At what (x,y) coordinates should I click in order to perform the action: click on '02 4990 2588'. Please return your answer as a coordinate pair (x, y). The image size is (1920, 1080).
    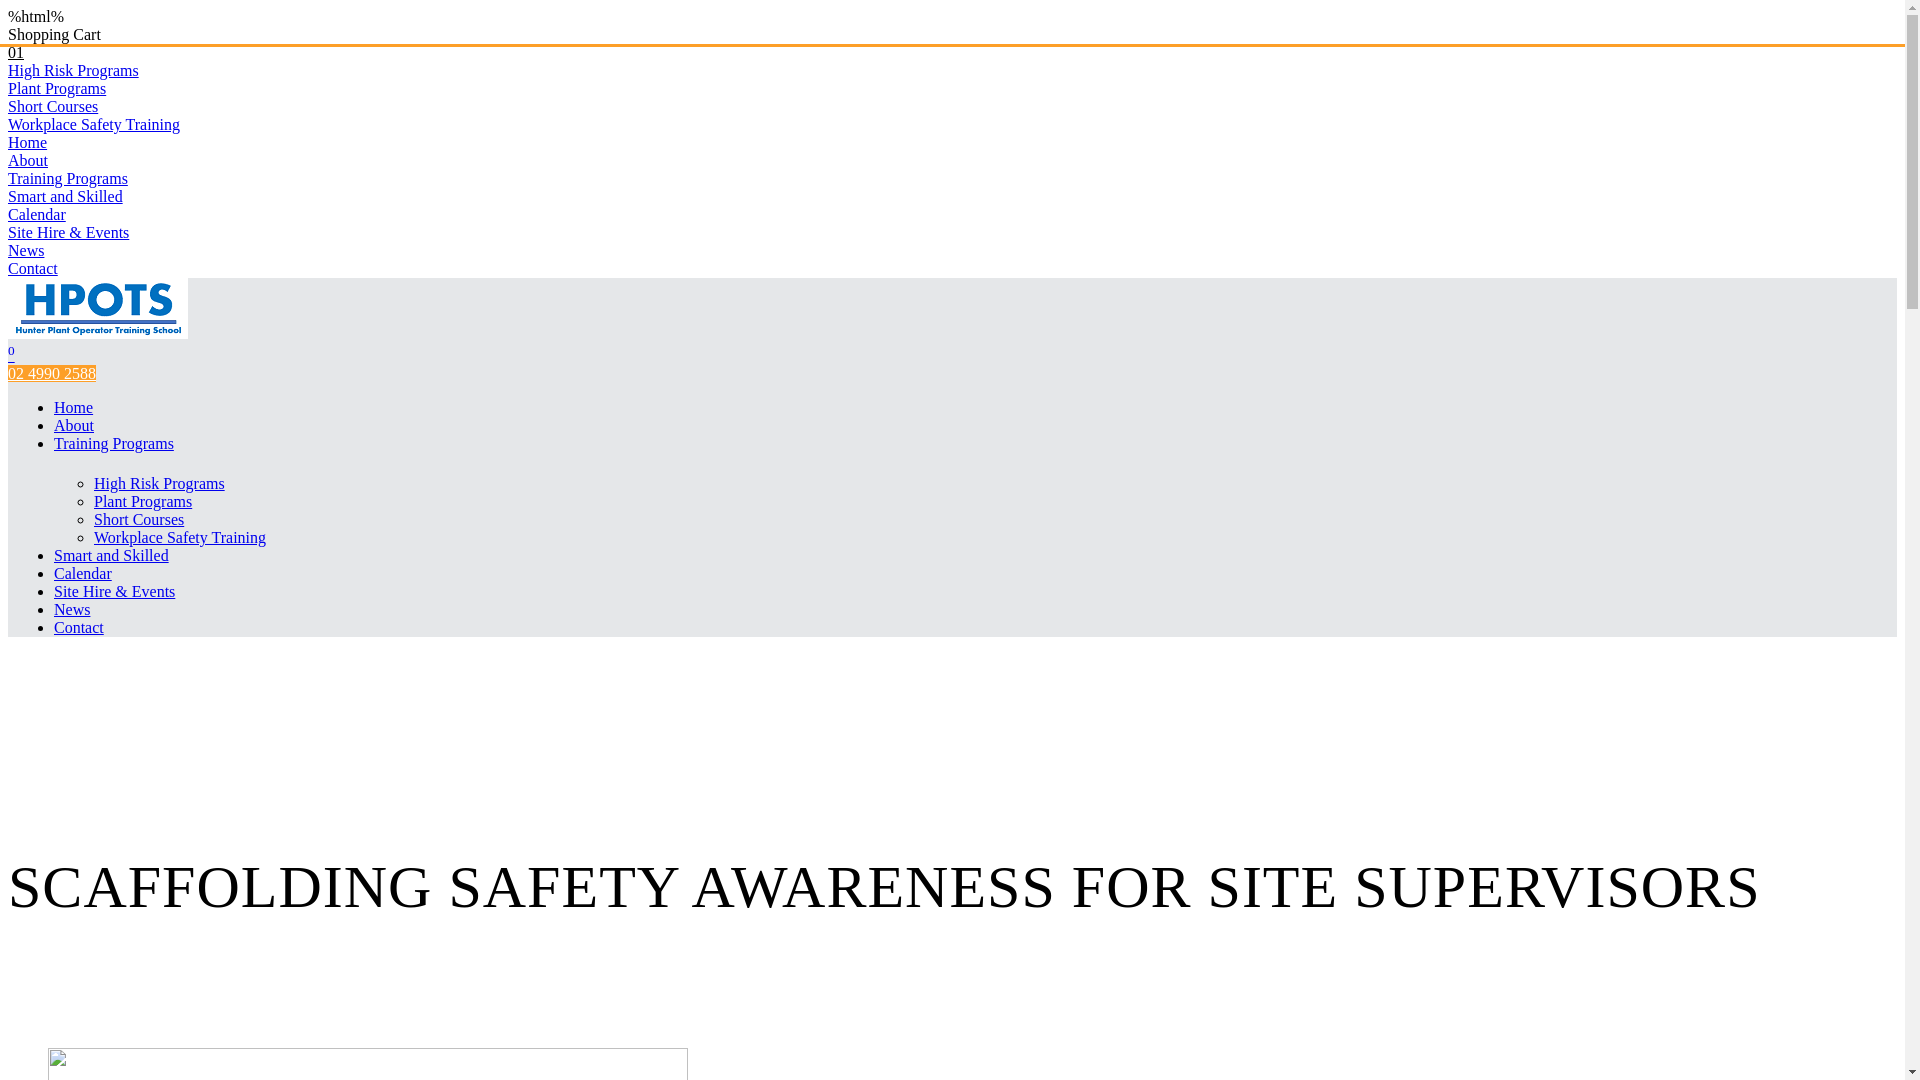
    Looking at the image, I should click on (52, 373).